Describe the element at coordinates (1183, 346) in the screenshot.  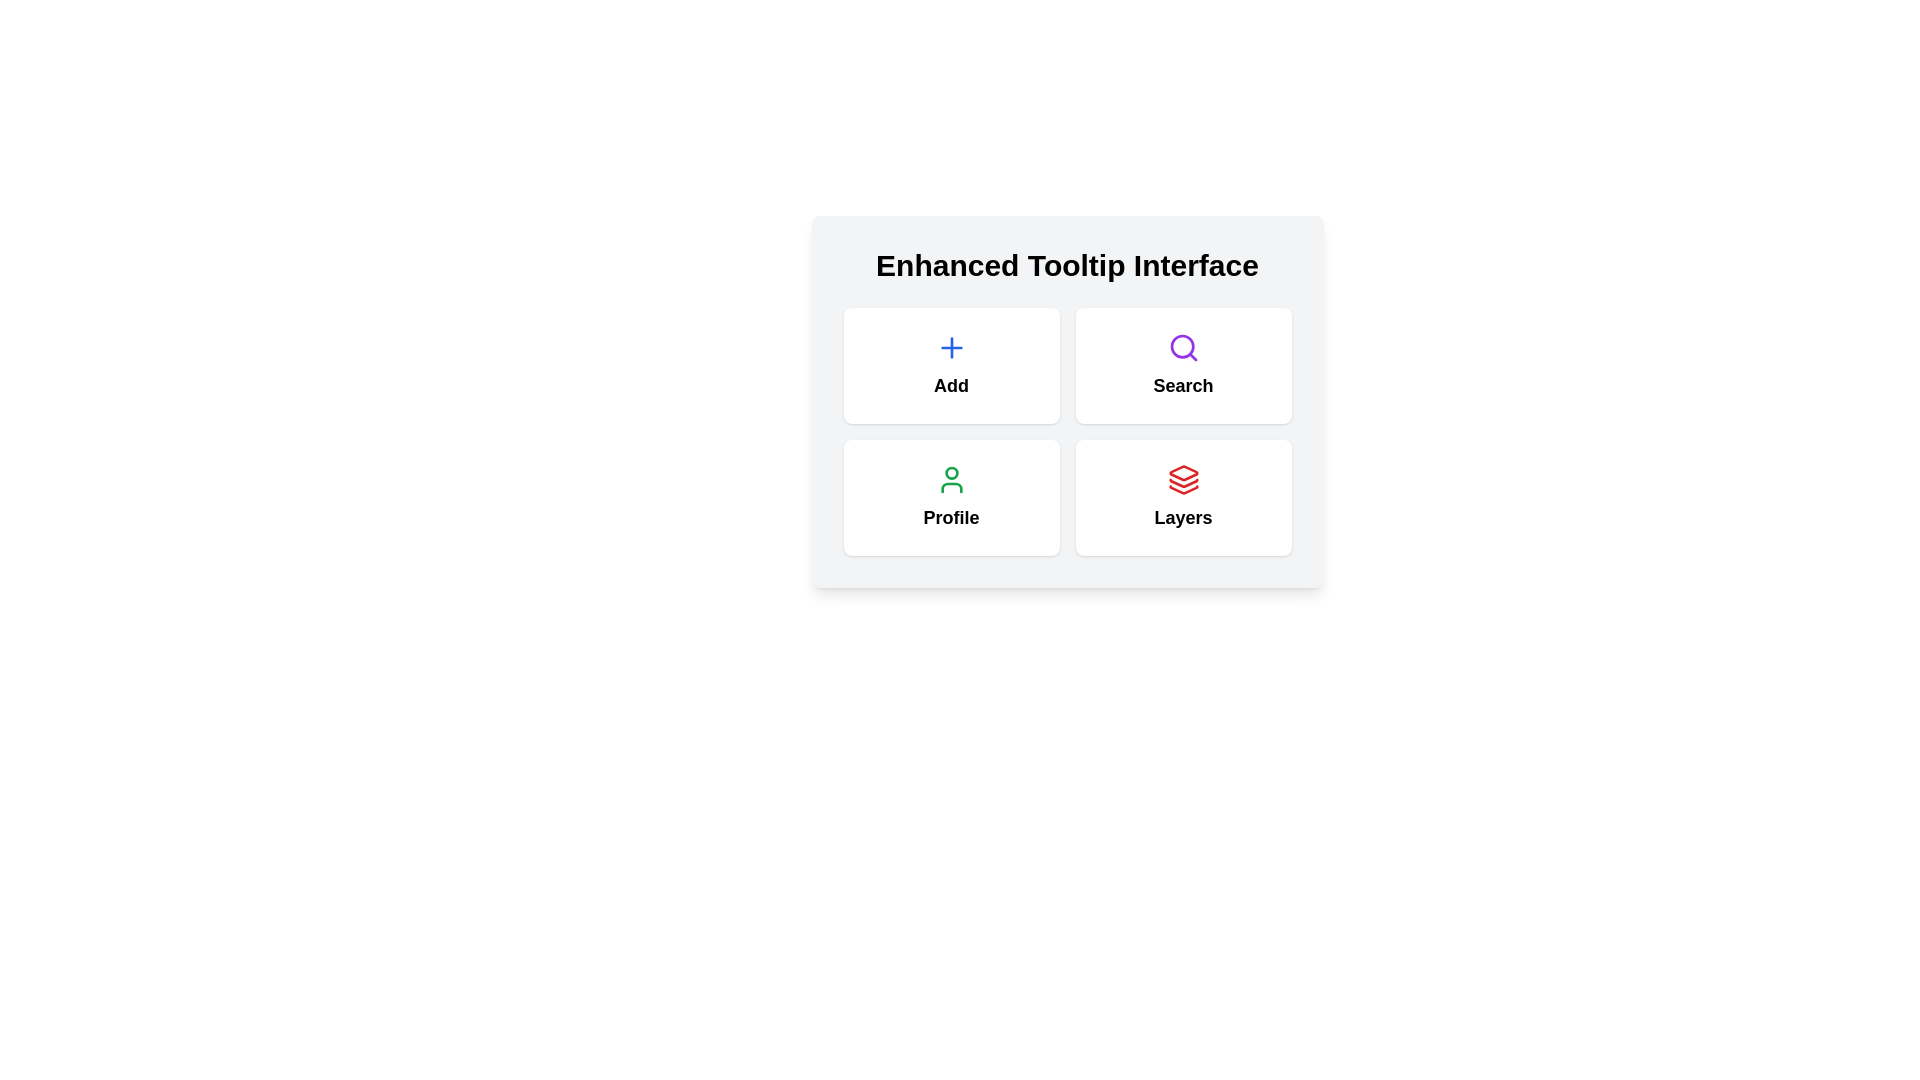
I see `the search icon (SVG) in the upper-right quadrant of the grid layout, which visually represents the search functionality and is centered above the text 'Search'` at that location.